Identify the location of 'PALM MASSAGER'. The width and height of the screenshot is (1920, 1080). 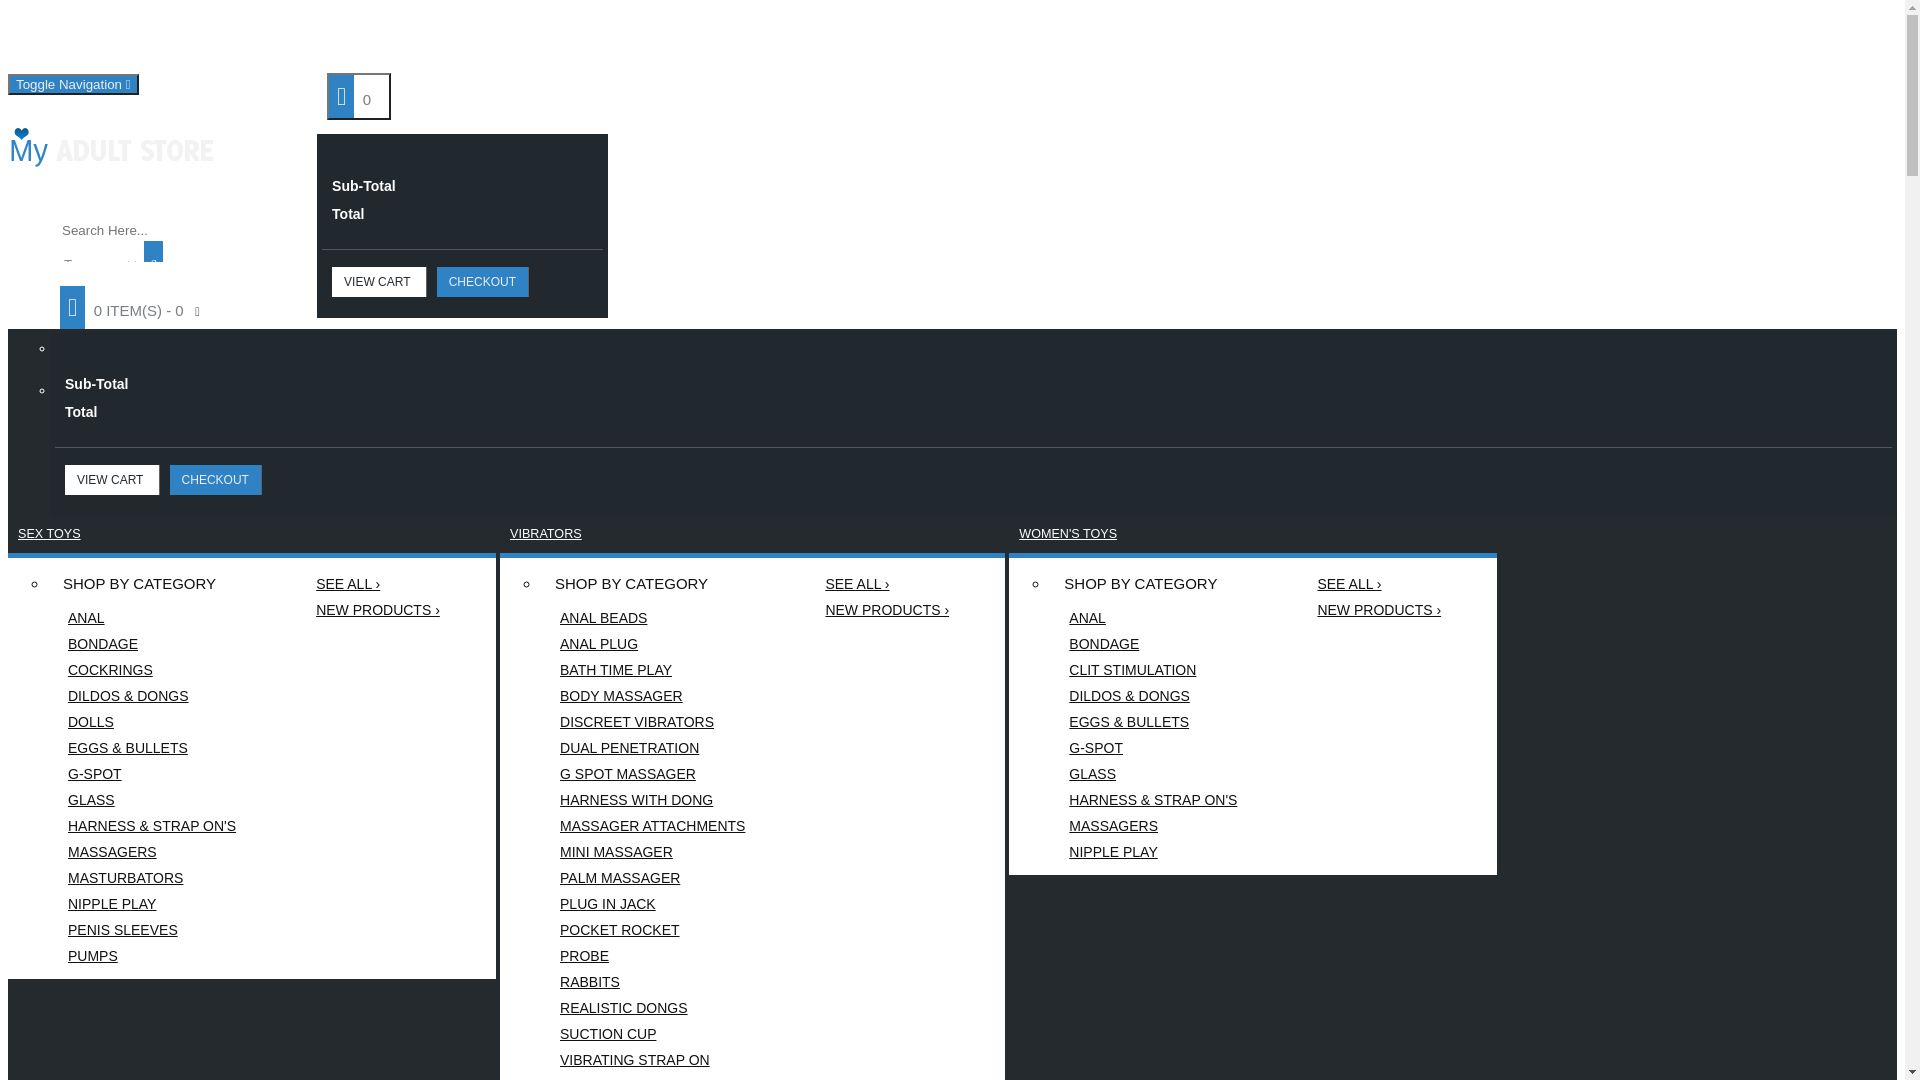
(539, 877).